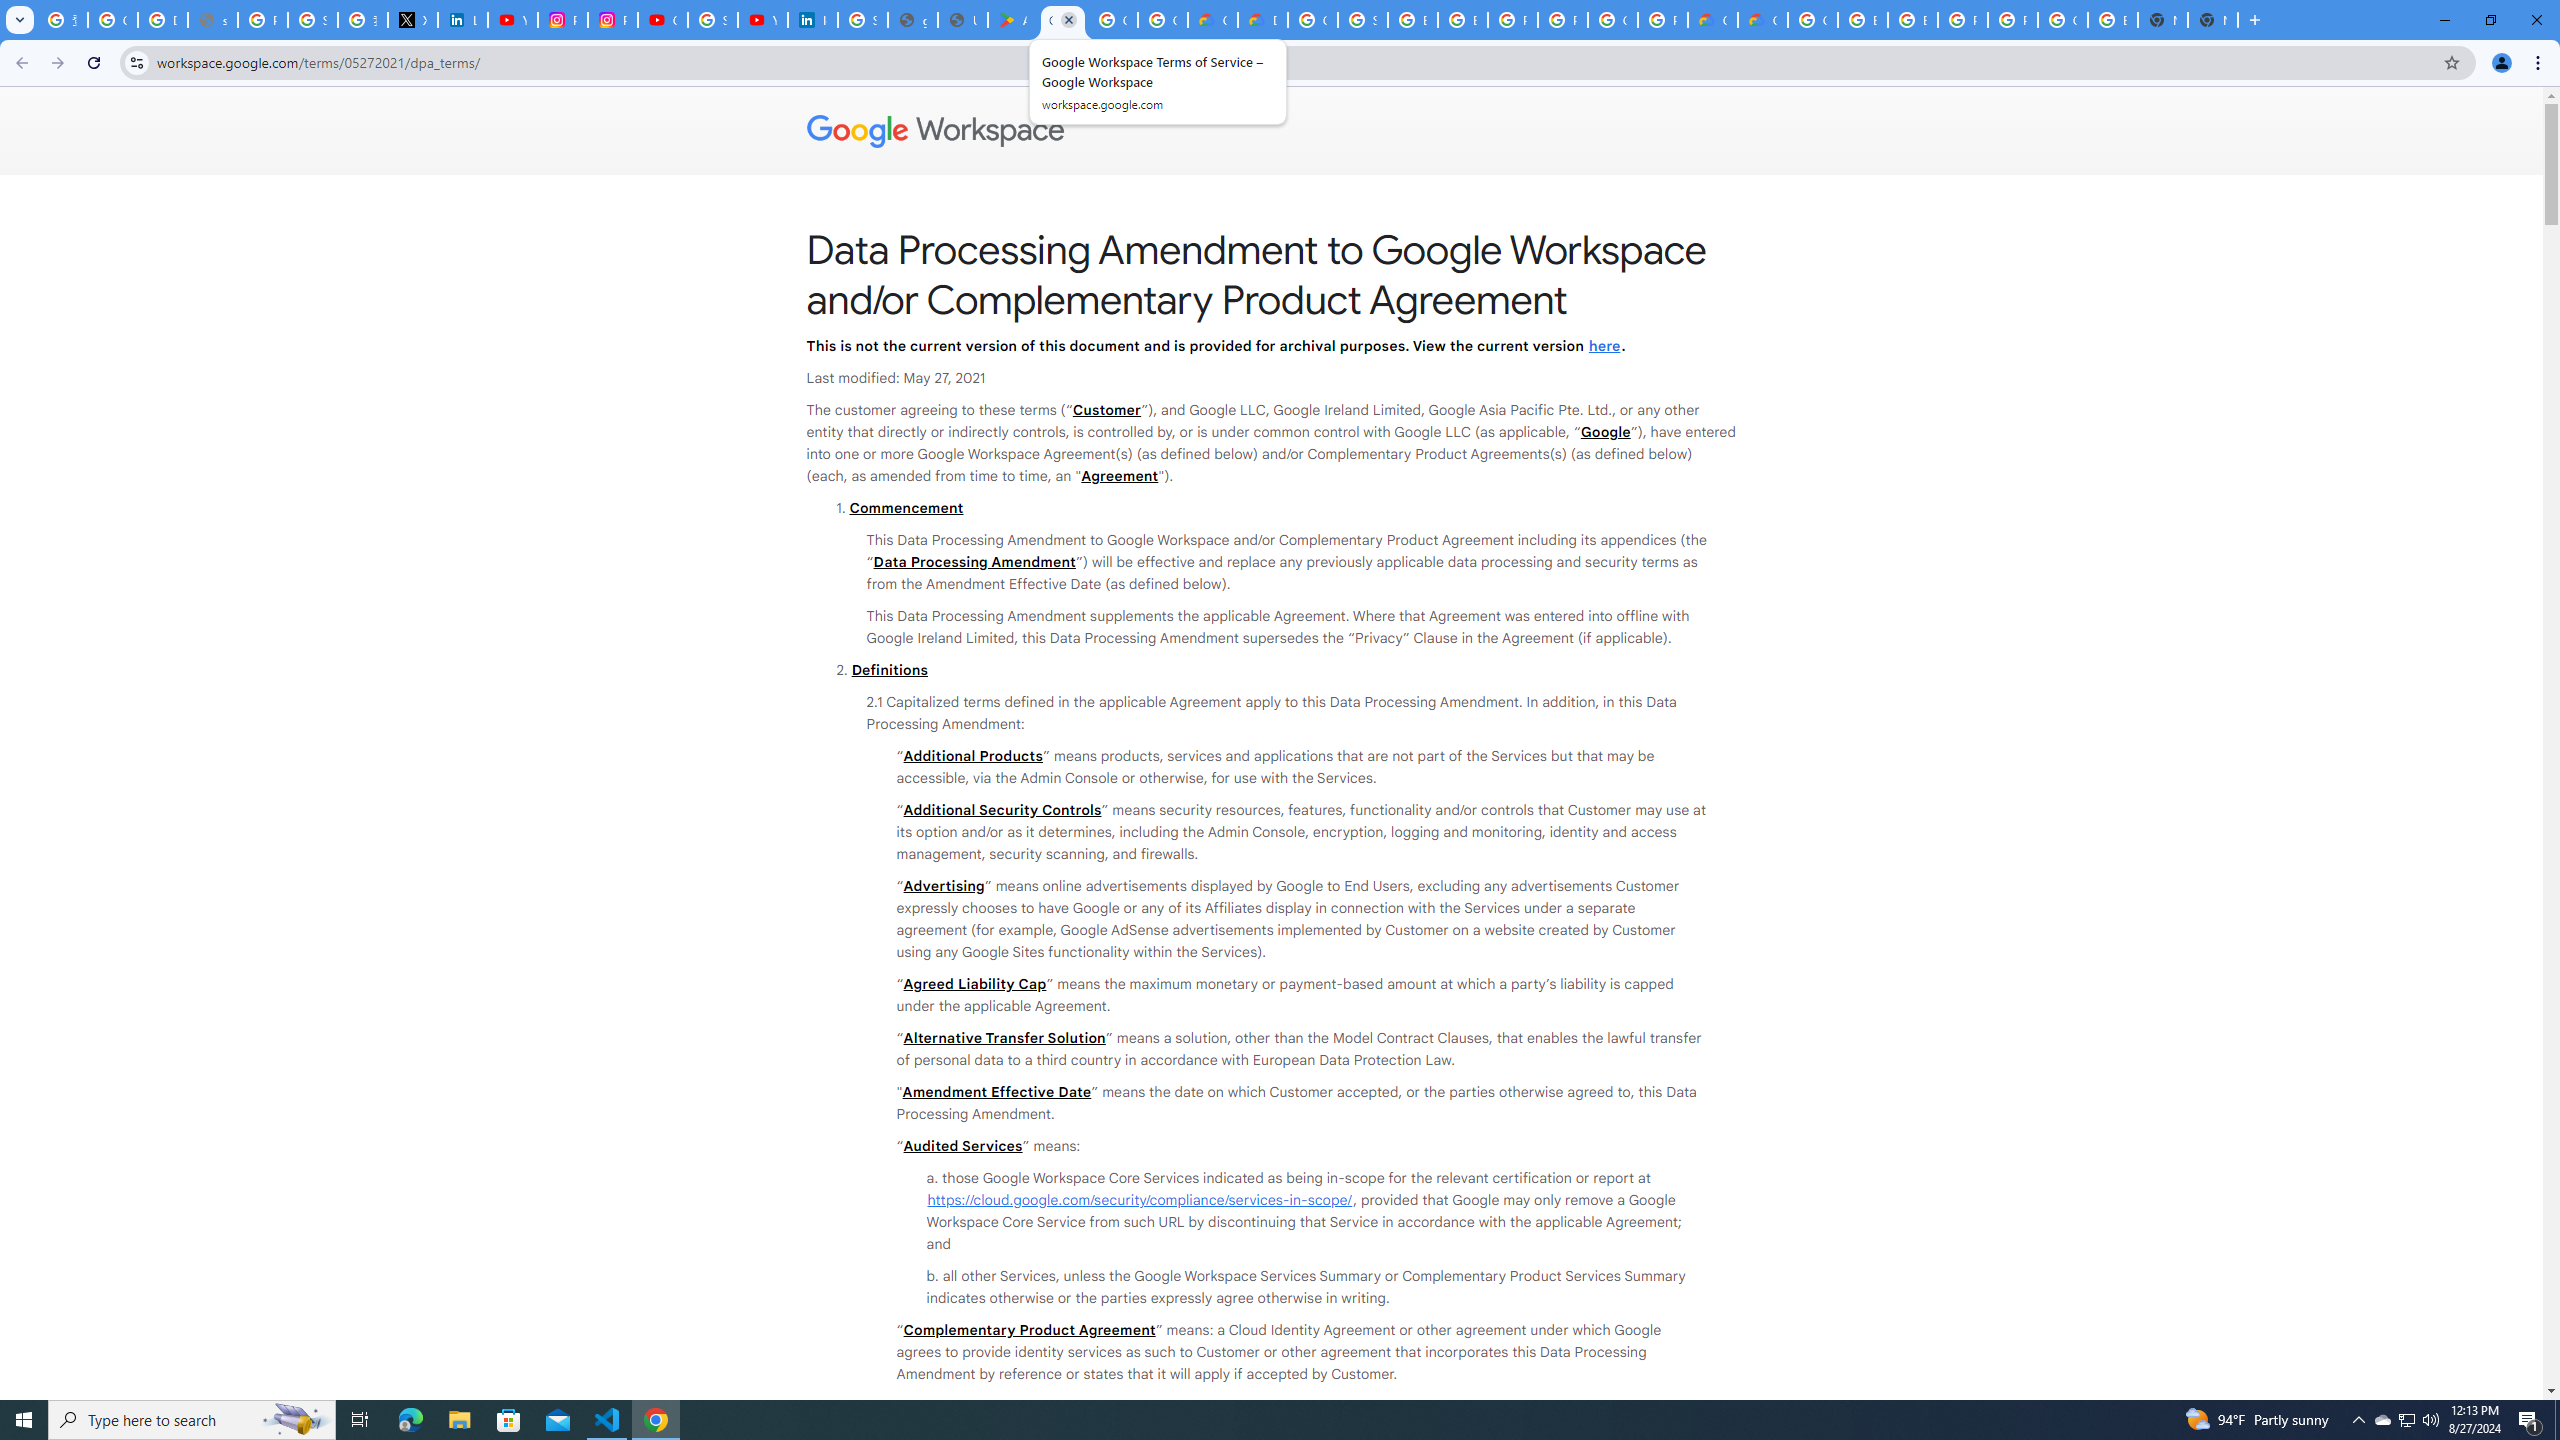 This screenshot has width=2560, height=1440. I want to click on 'Browse Chrome as a guest - Computer - Google Chrome Help', so click(1413, 19).